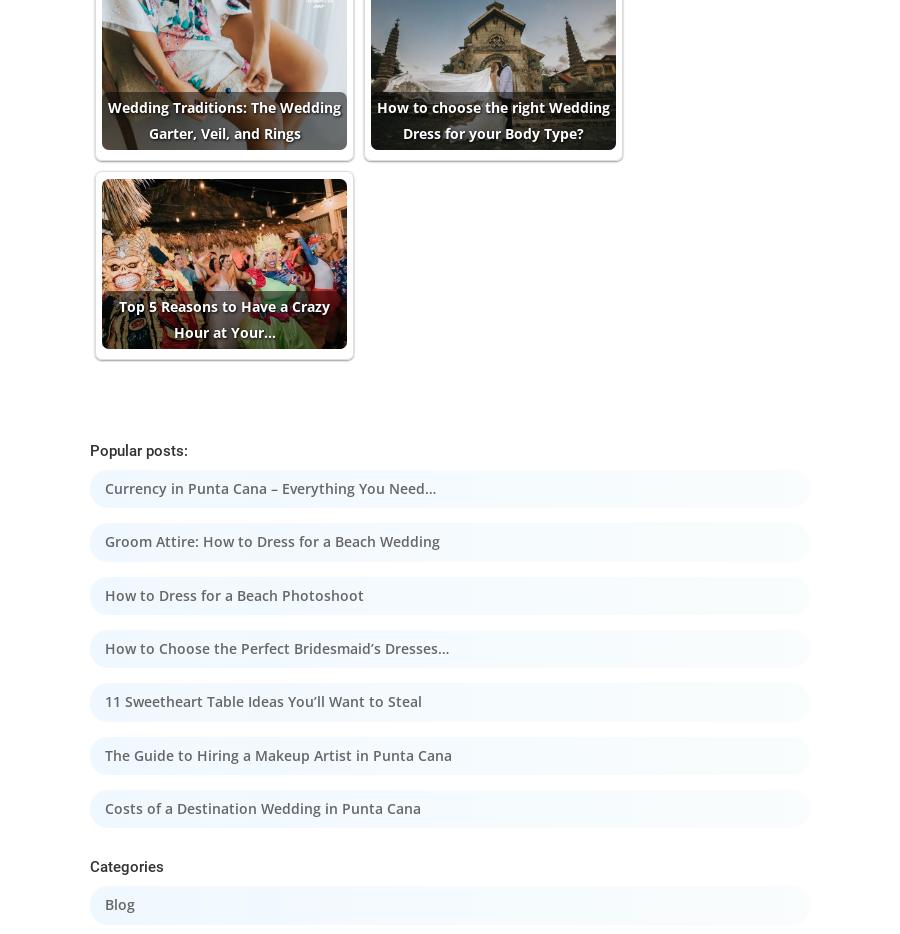 This screenshot has width=900, height=934. What do you see at coordinates (119, 905) in the screenshot?
I see `'Blog'` at bounding box center [119, 905].